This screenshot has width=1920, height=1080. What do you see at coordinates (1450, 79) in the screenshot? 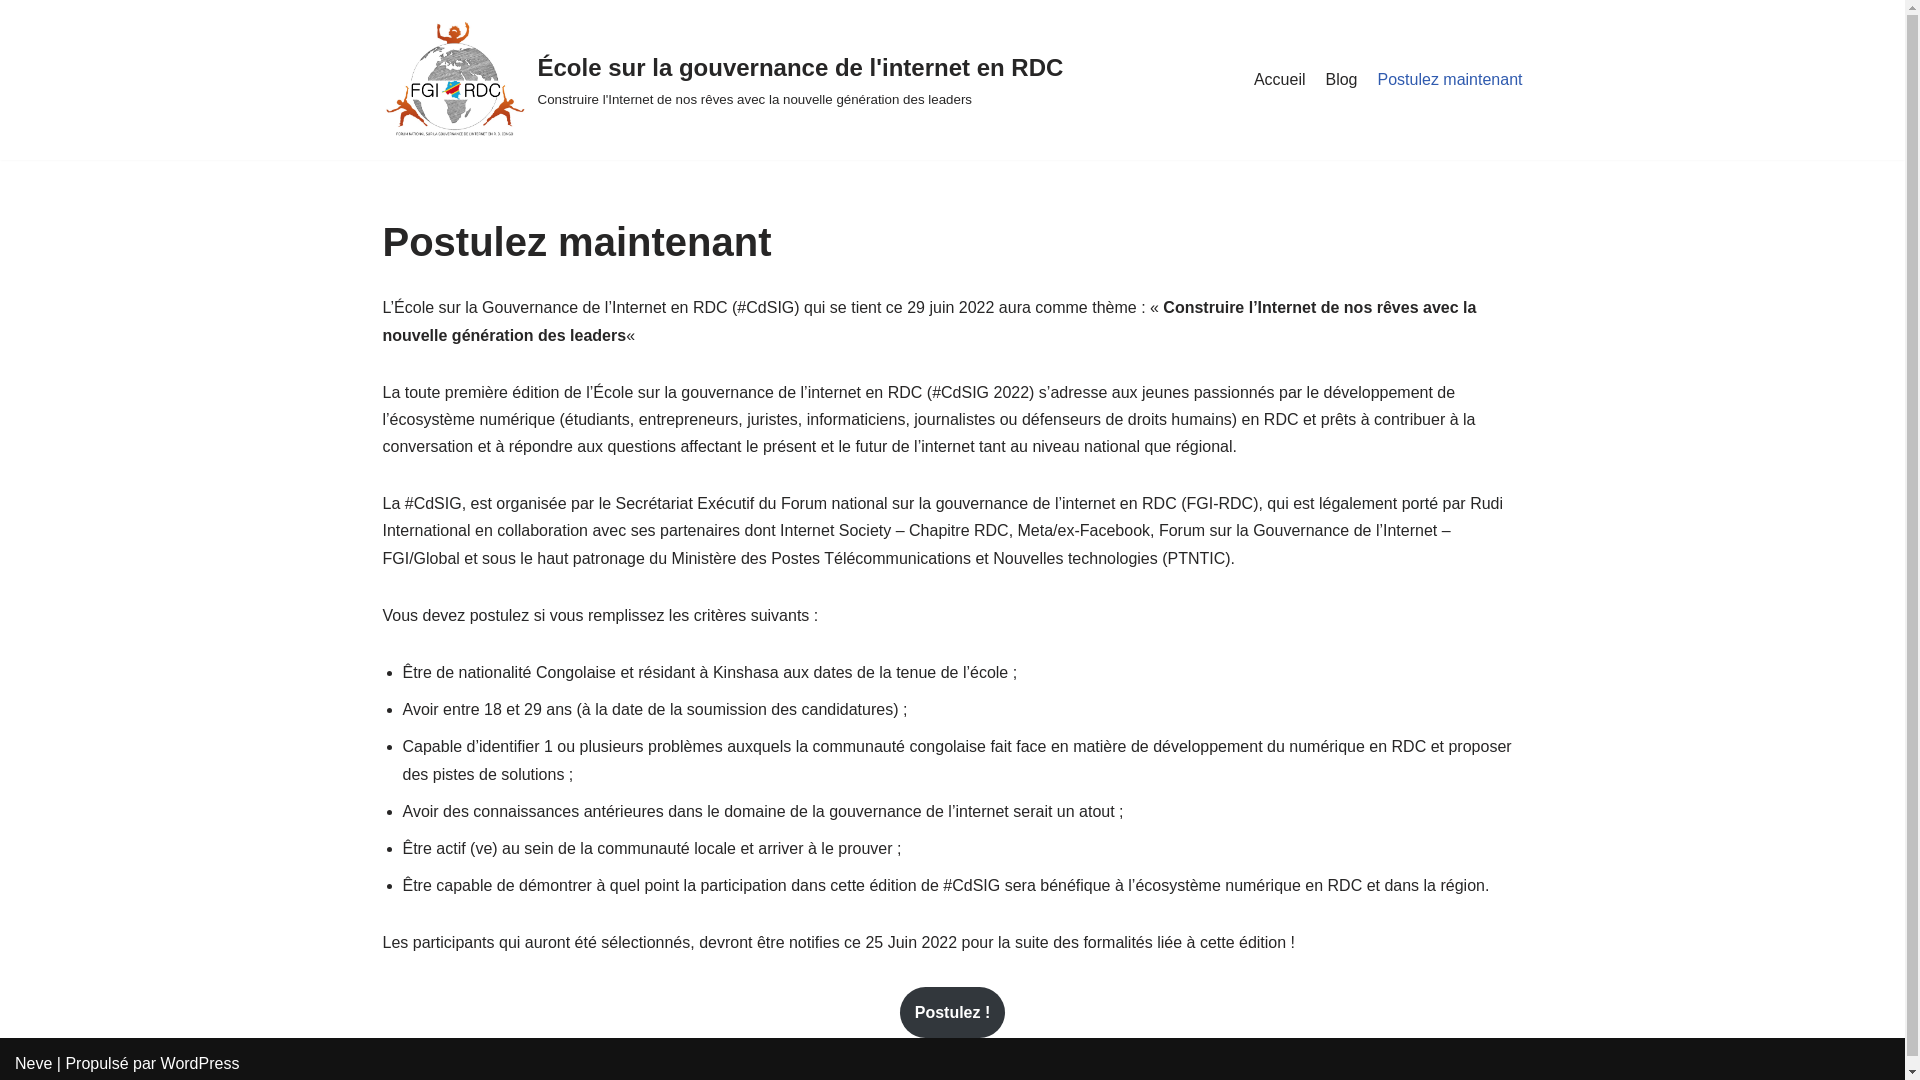
I see `'Postulez maintenant'` at bounding box center [1450, 79].